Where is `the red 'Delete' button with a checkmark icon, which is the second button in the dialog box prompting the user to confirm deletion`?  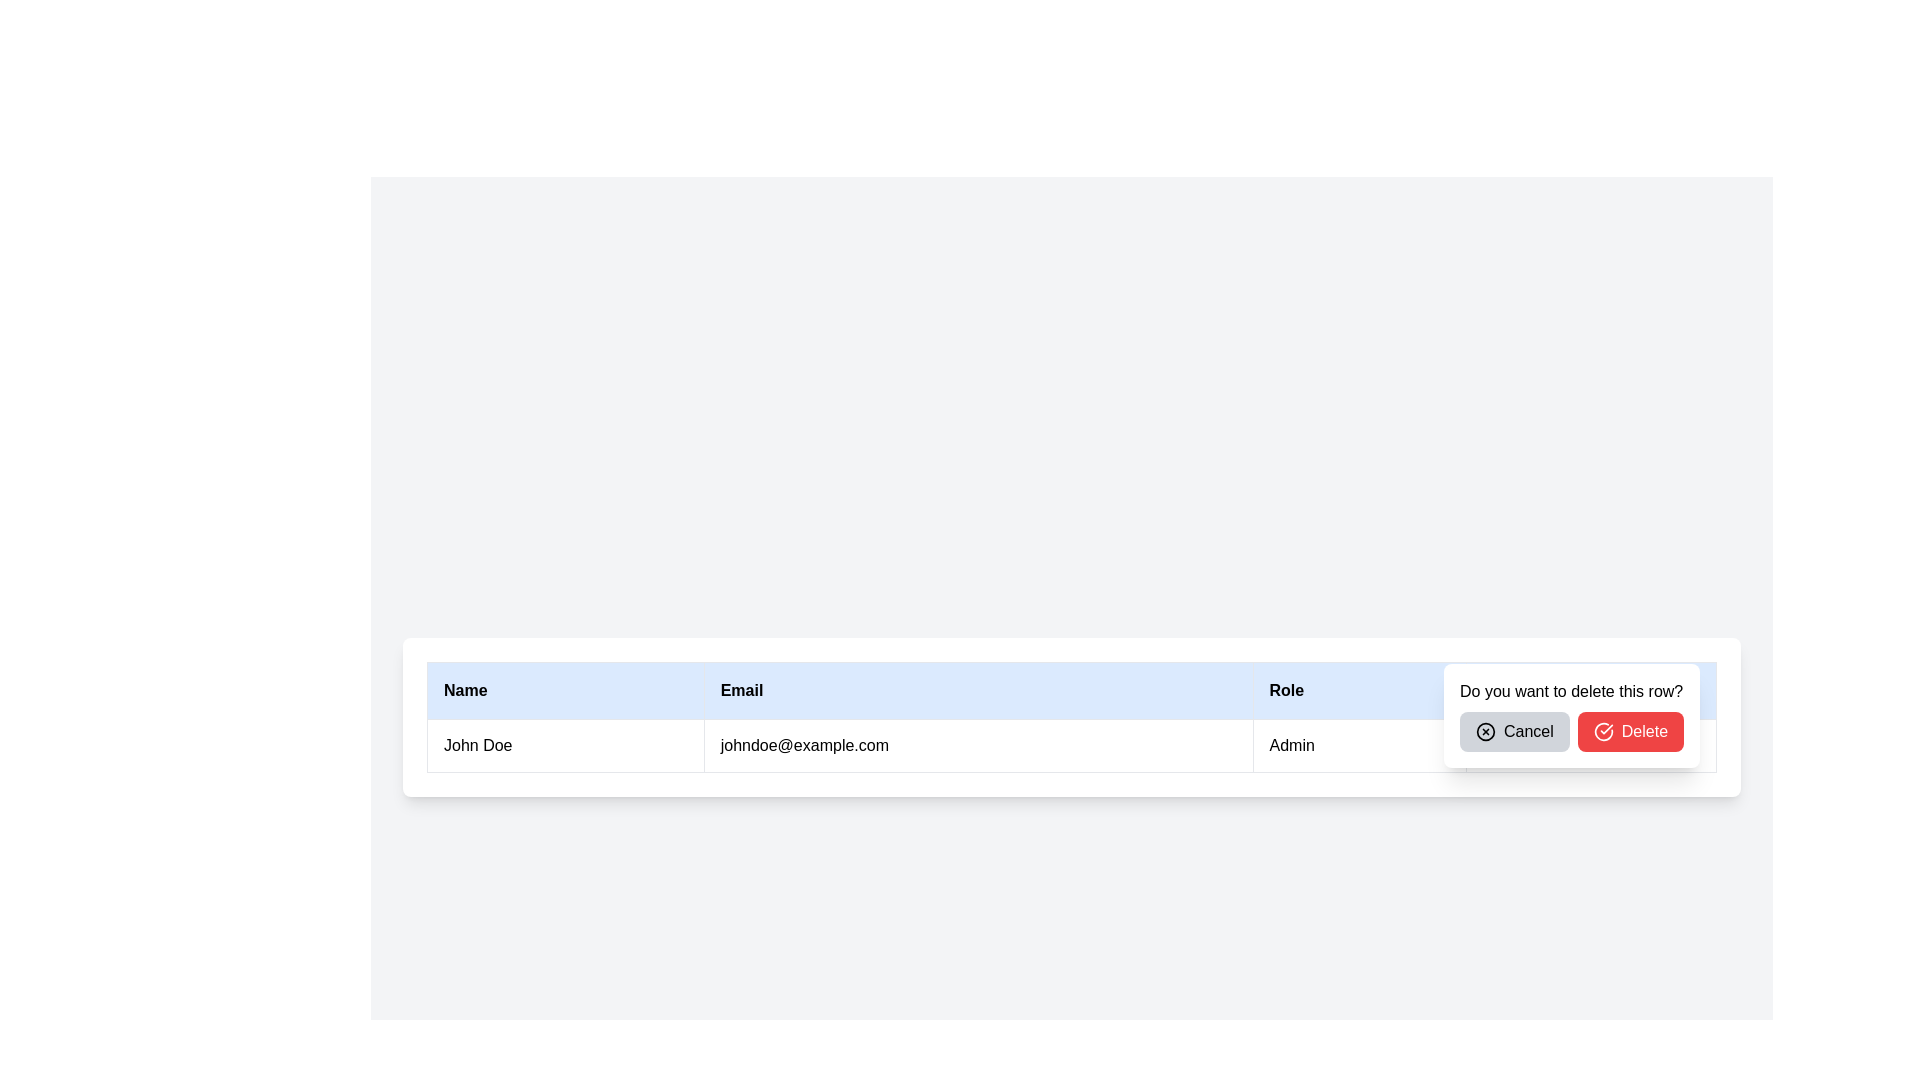
the red 'Delete' button with a checkmark icon, which is the second button in the dialog box prompting the user to confirm deletion is located at coordinates (1590, 745).